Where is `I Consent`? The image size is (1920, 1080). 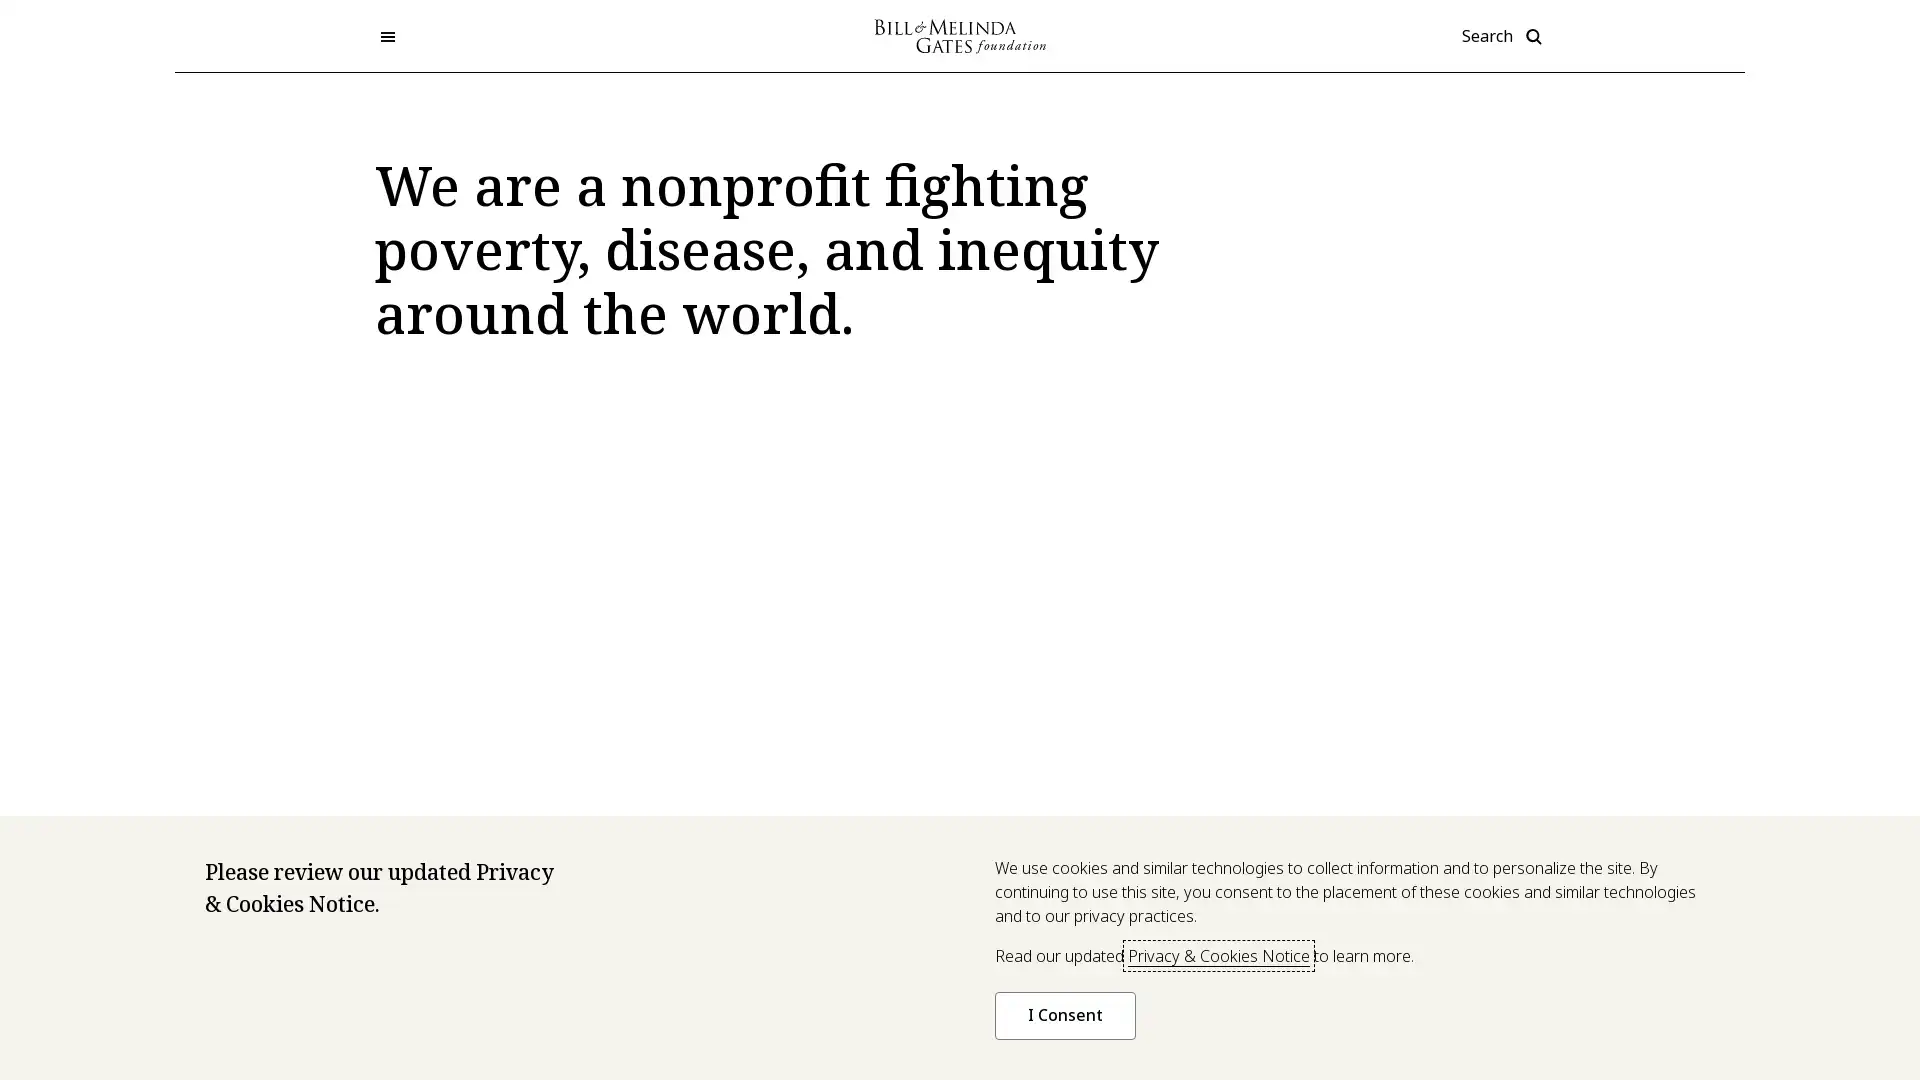 I Consent is located at coordinates (1064, 1015).